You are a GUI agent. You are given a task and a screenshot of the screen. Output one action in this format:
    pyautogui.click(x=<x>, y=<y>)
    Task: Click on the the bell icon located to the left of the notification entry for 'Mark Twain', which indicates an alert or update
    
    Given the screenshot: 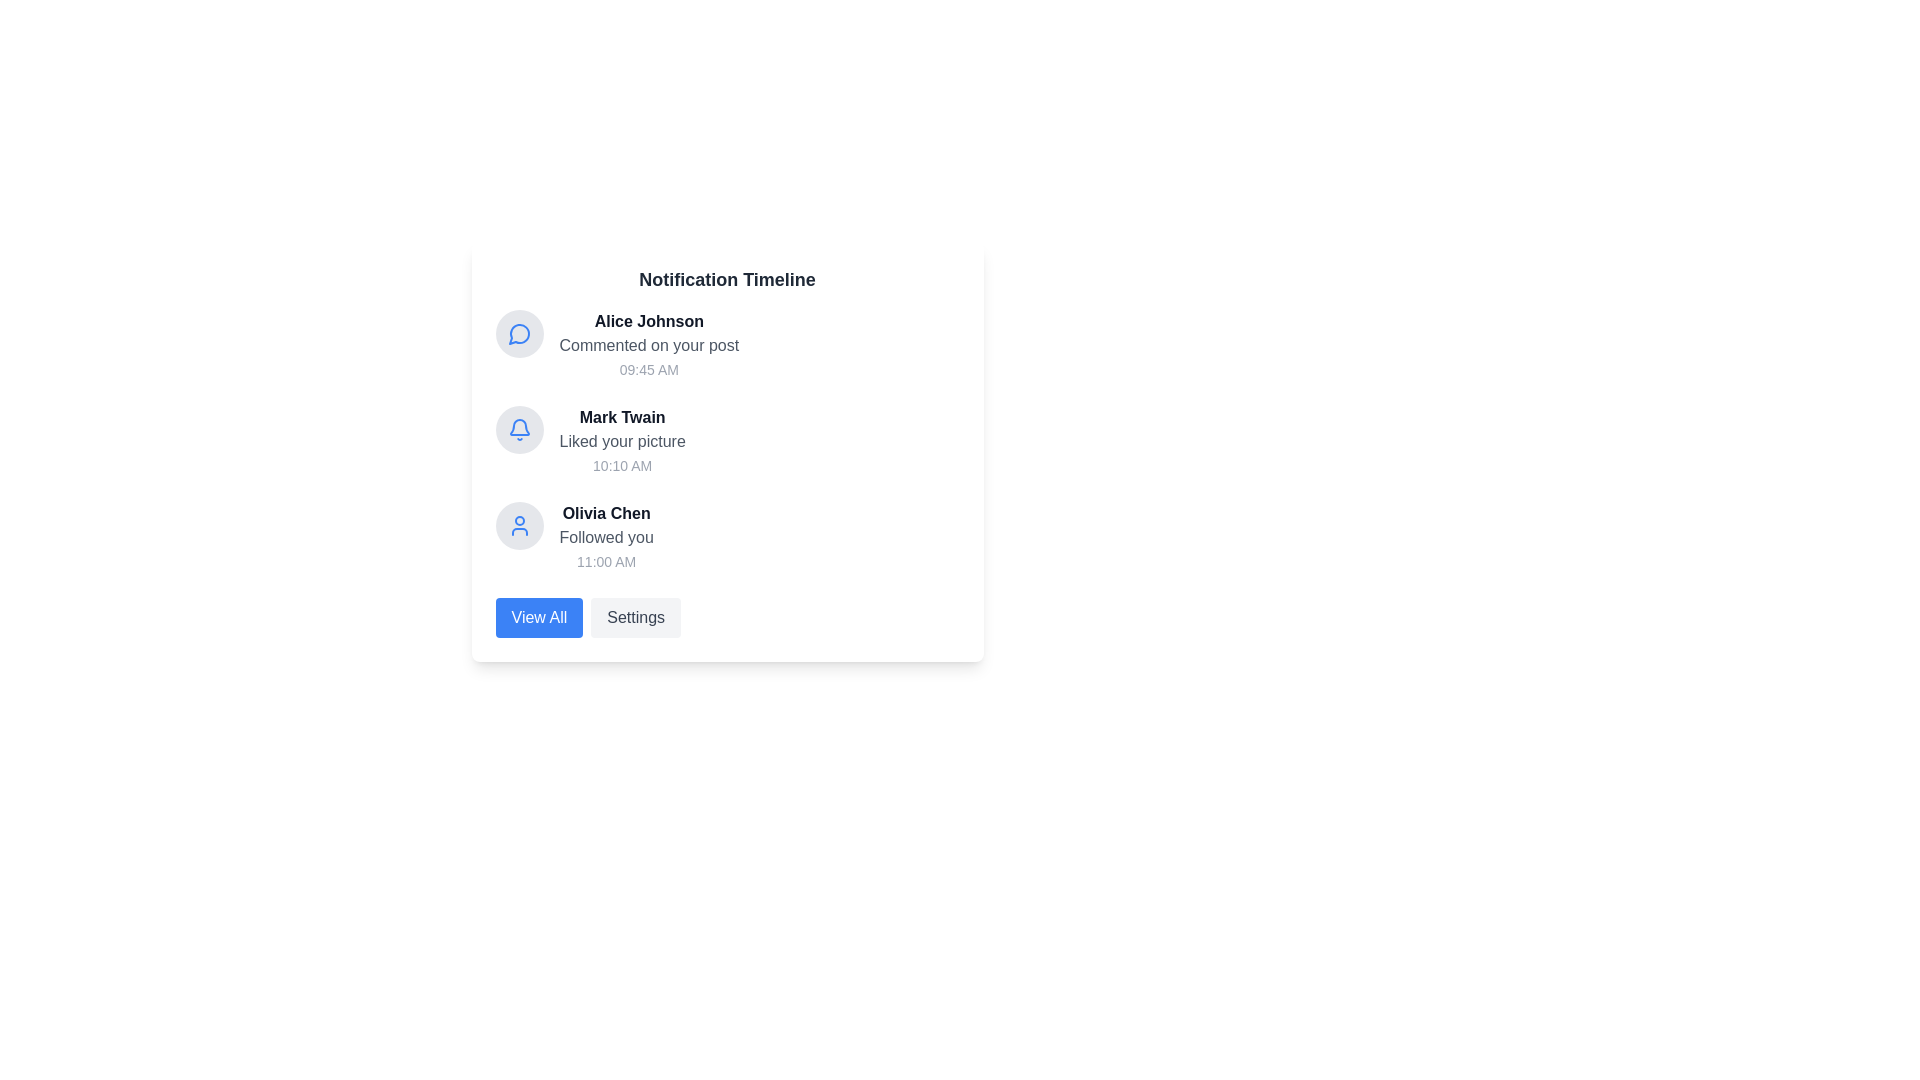 What is the action you would take?
    pyautogui.click(x=519, y=428)
    